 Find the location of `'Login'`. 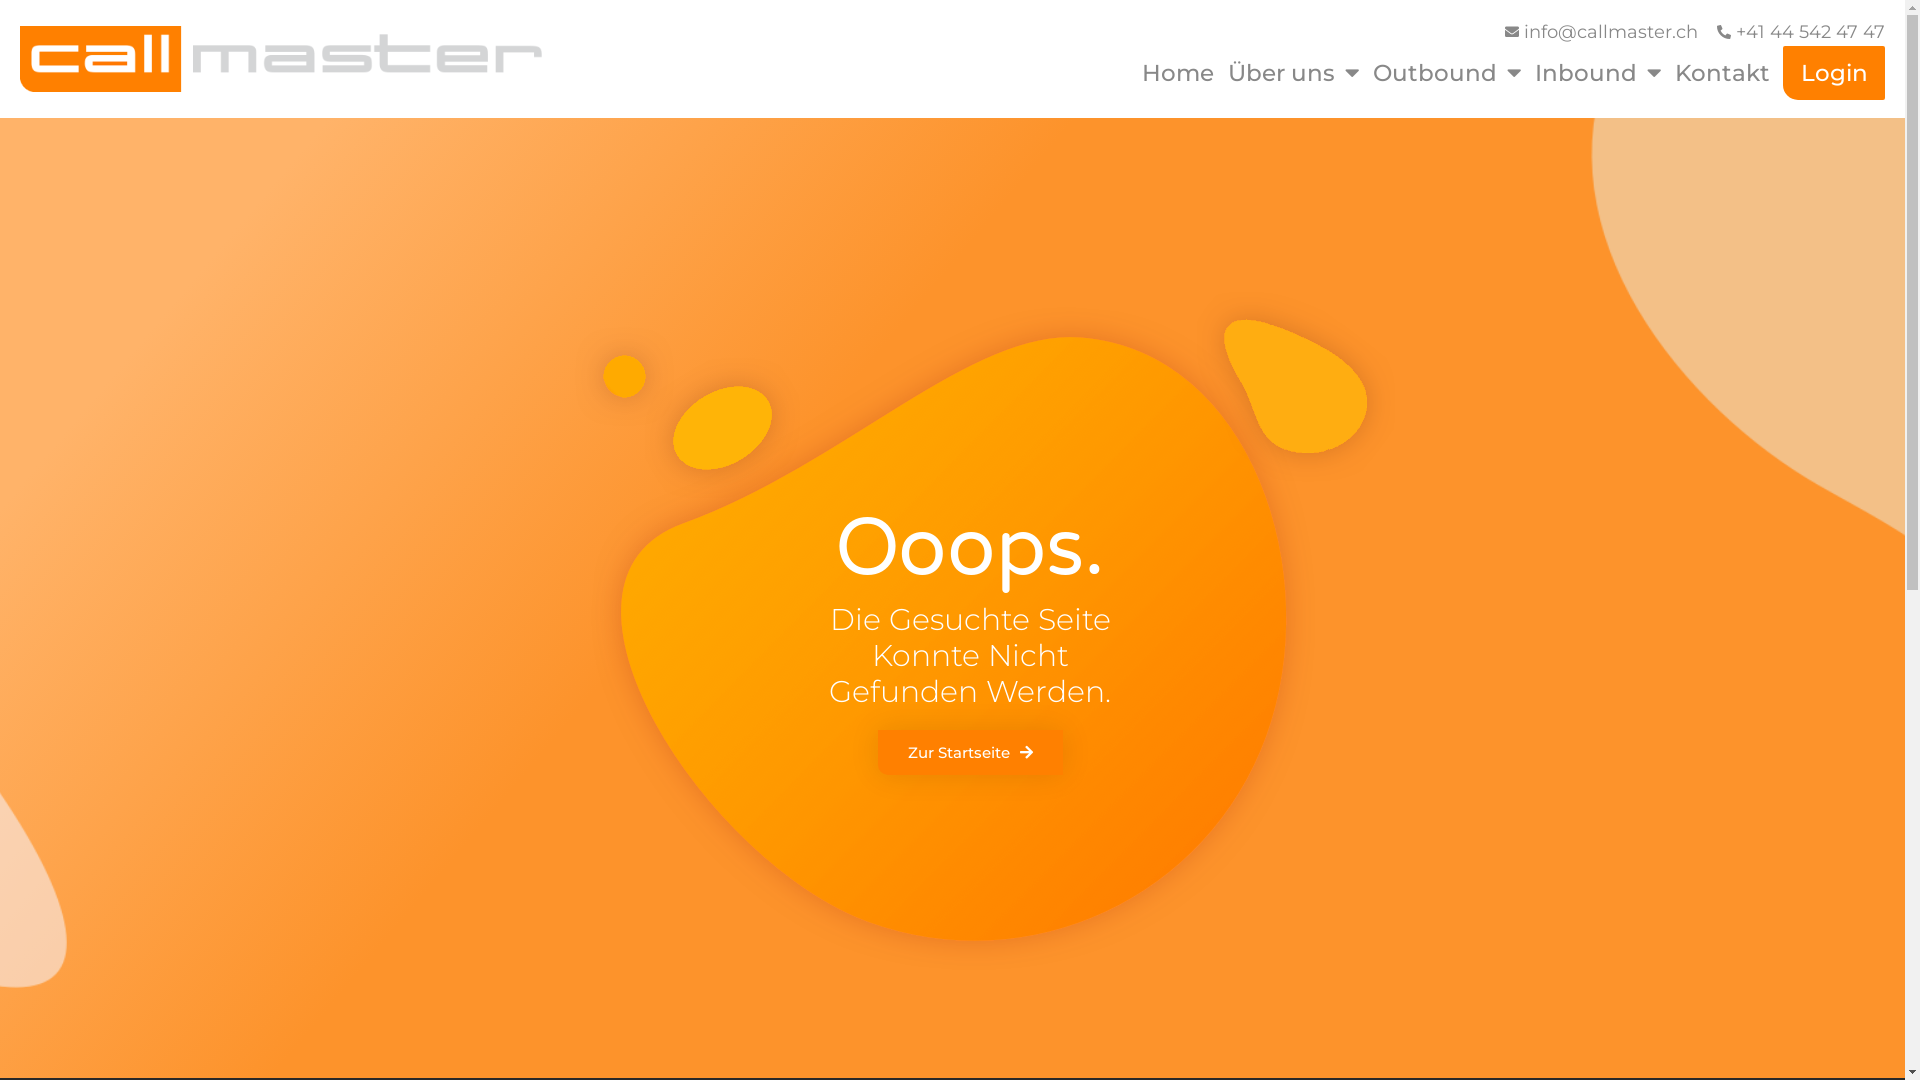

'Login' is located at coordinates (1834, 72).